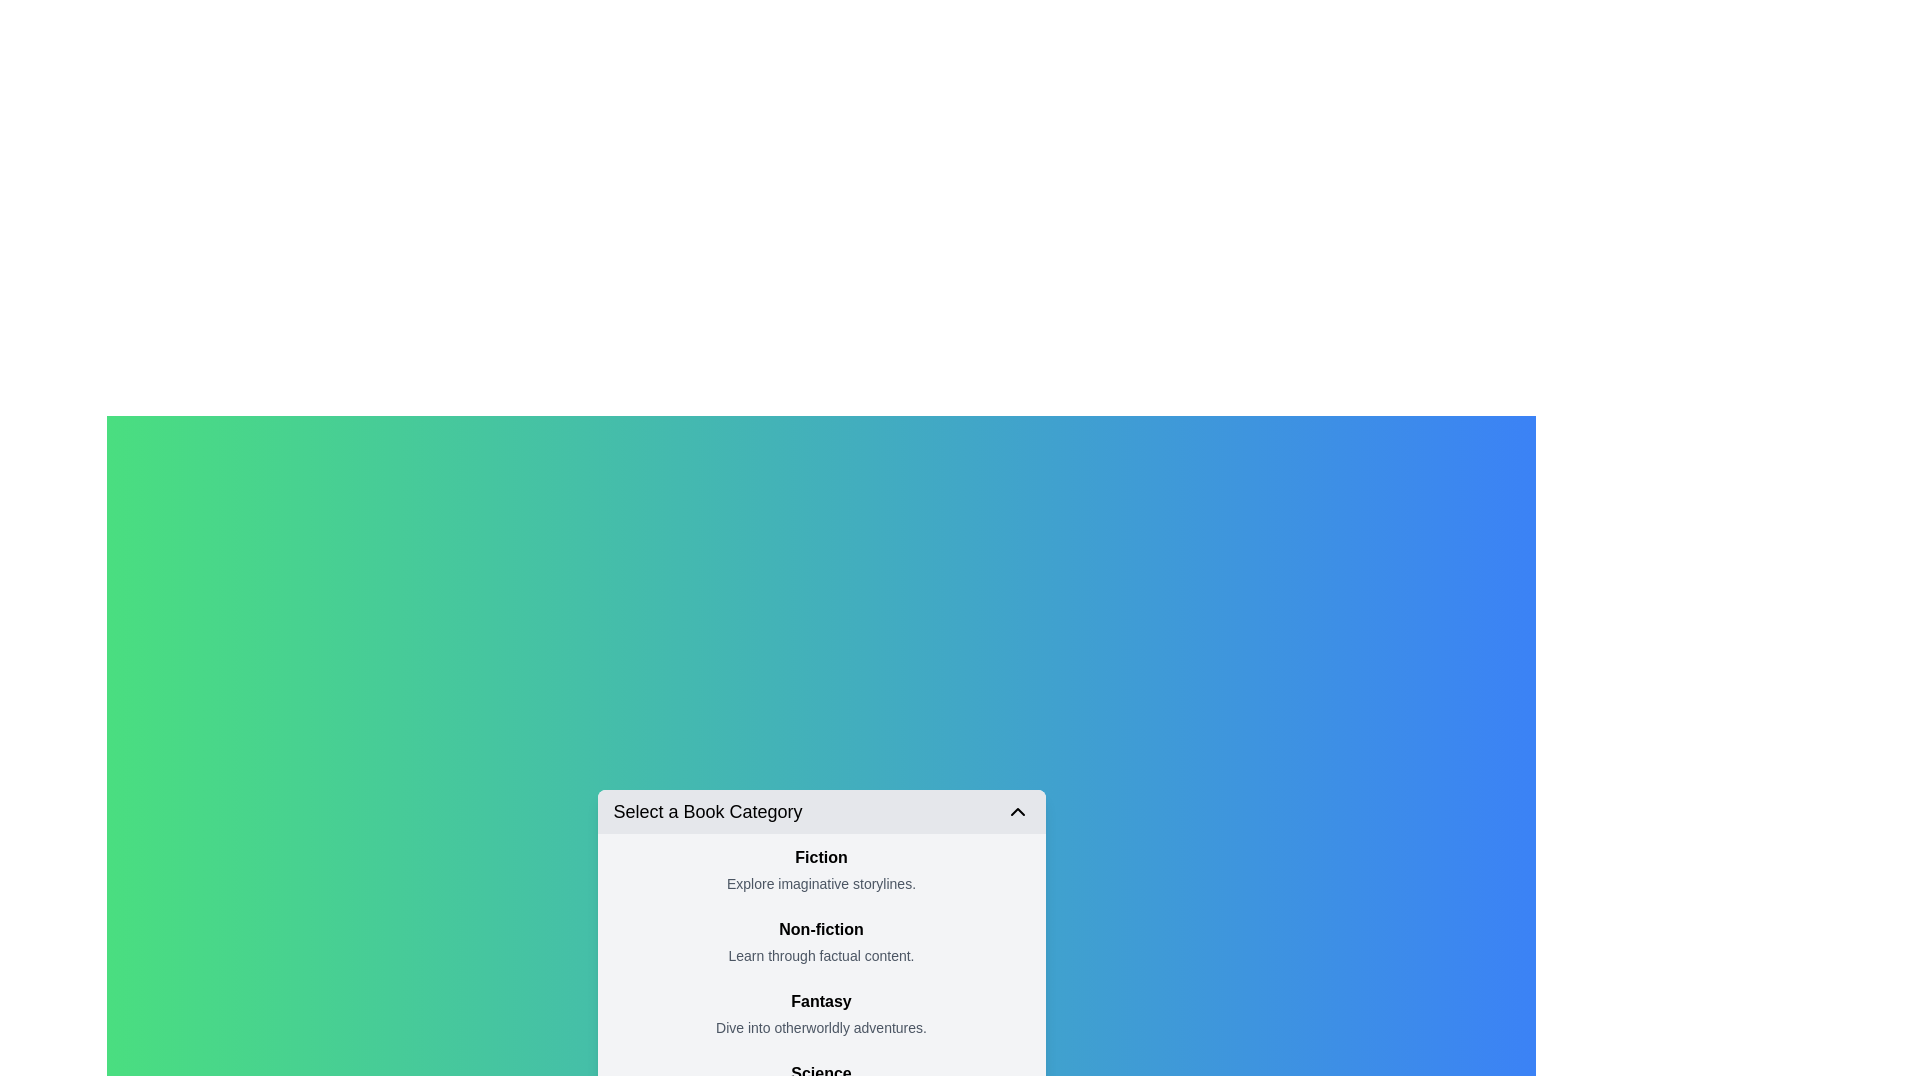 Image resolution: width=1920 pixels, height=1080 pixels. I want to click on the 'Non-fiction' dropdown menu item, which is the second option in the dropdown titled 'Select a Book Category', so click(821, 941).